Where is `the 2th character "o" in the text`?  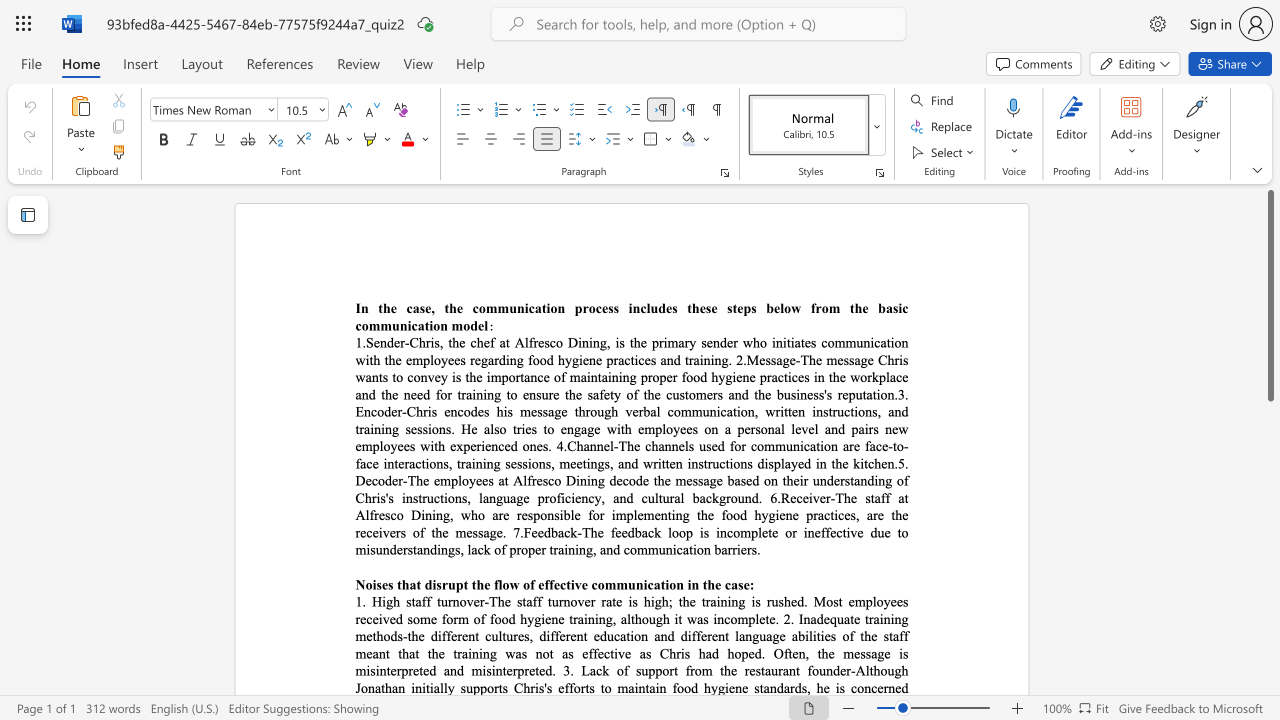 the 2th character "o" in the text is located at coordinates (595, 514).